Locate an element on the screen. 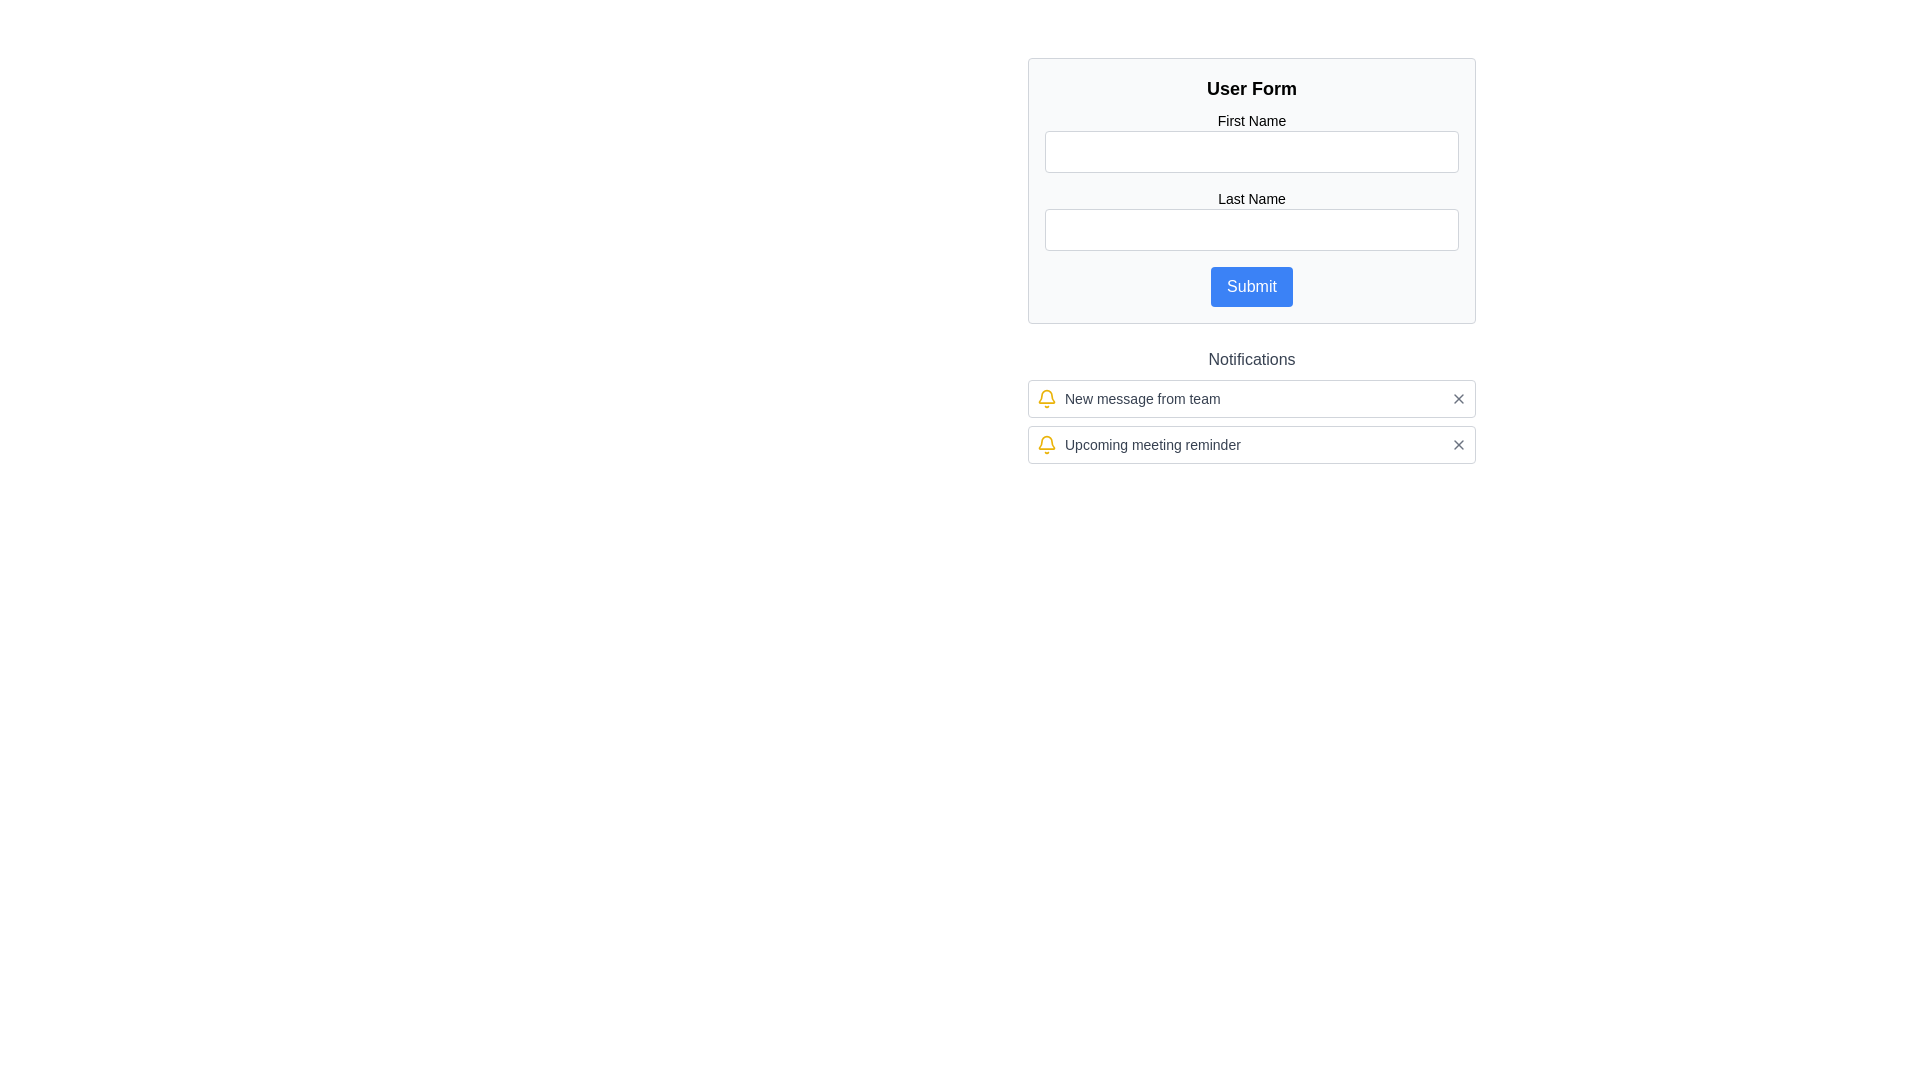  the notification icon that serves as a visual indicator for the 'New message from team' notification, located on the left side of the notification item is located at coordinates (1045, 398).